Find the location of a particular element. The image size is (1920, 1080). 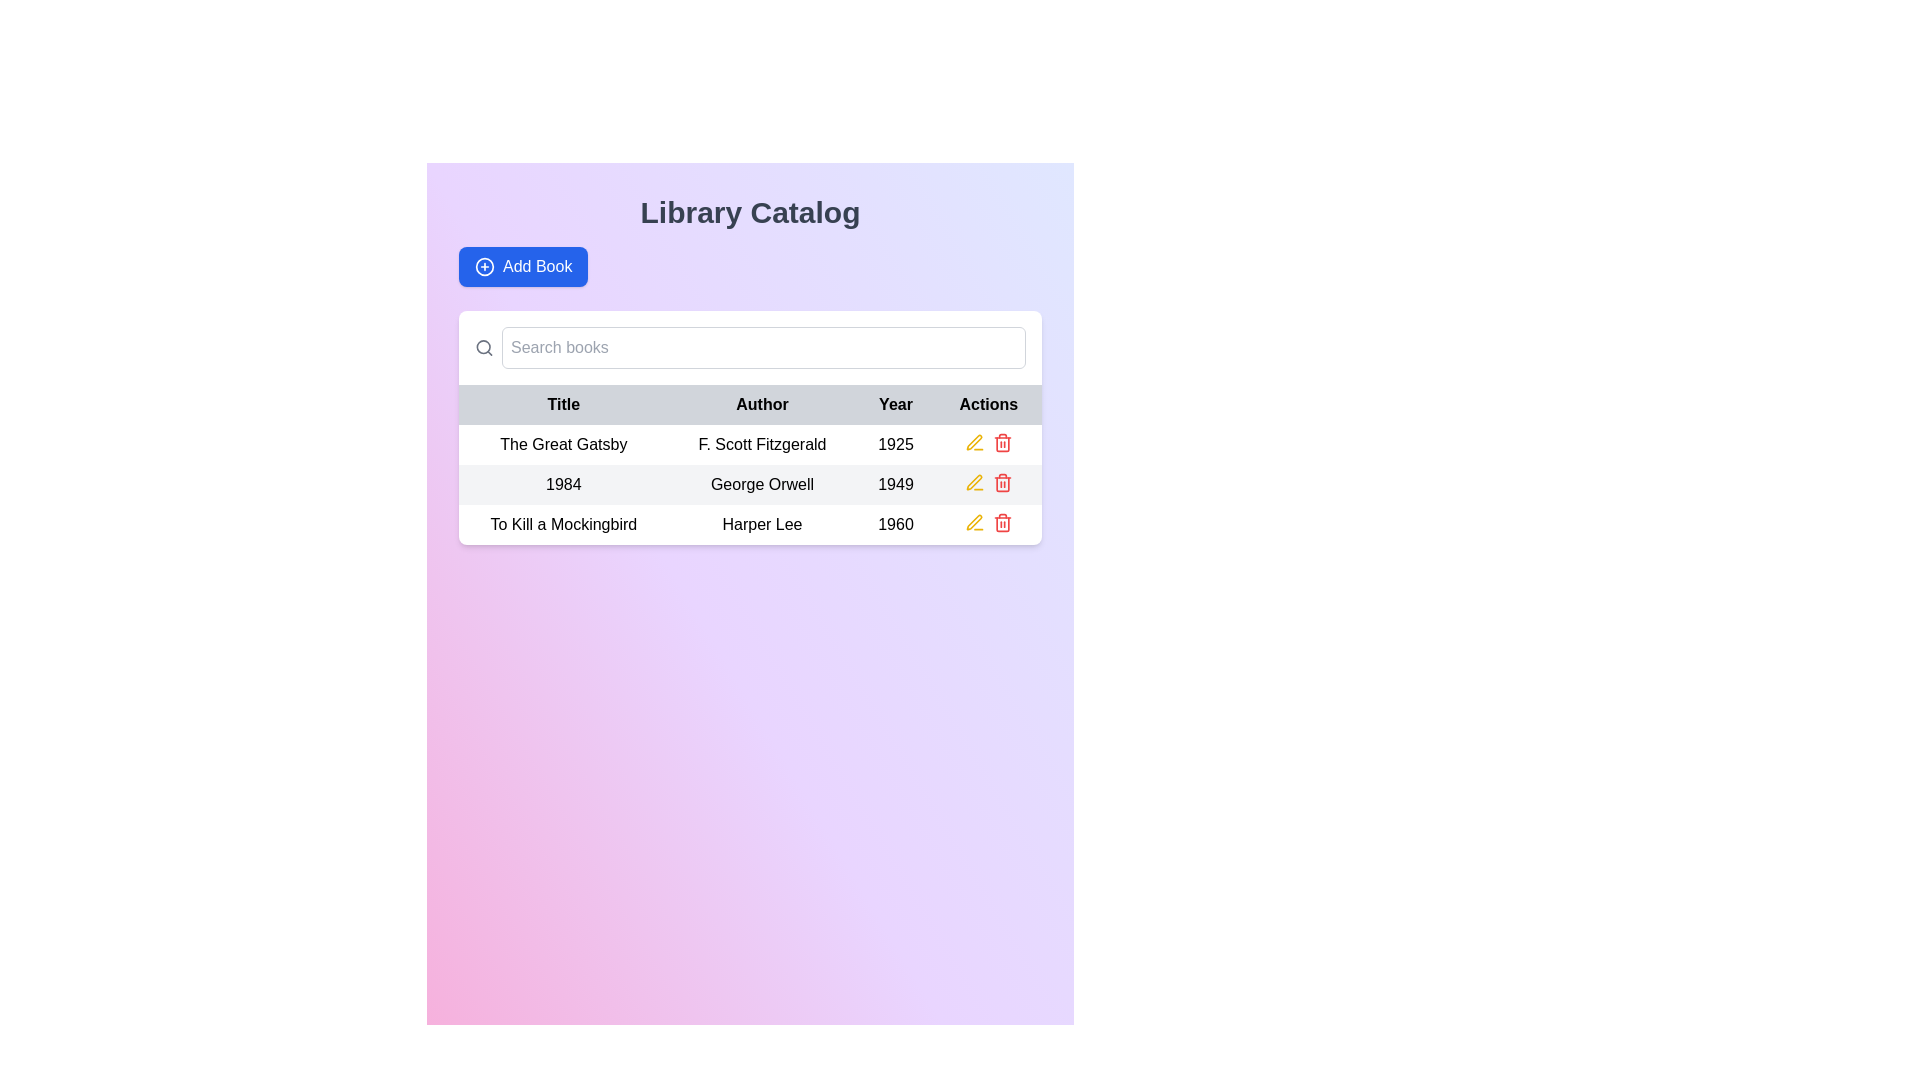

the trash can icon in the 'Actions' column adjacent to the 'To Kill a Mockingbird' row, which represents the delete operation for the respective table row is located at coordinates (1002, 443).